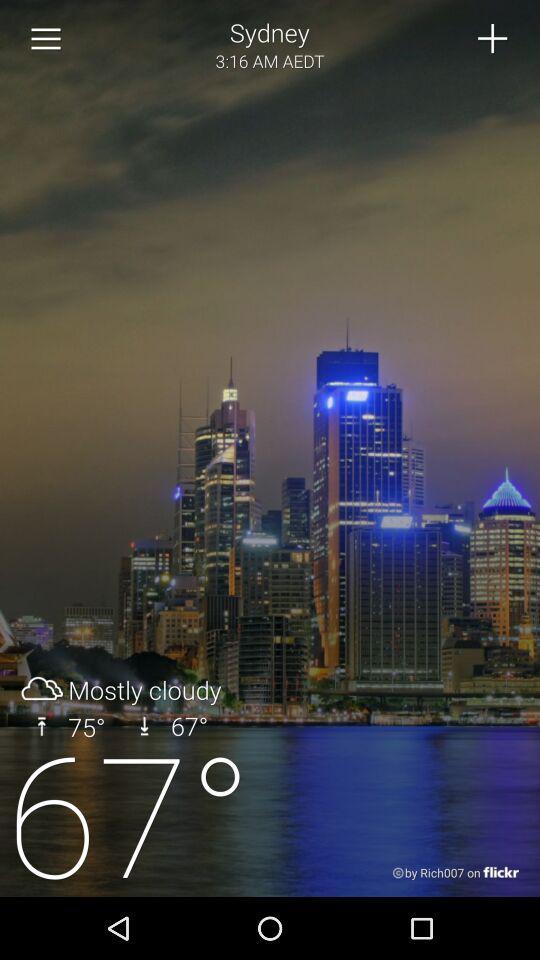 Image resolution: width=540 pixels, height=960 pixels. Describe the element at coordinates (492, 40) in the screenshot. I see `the add icon` at that location.